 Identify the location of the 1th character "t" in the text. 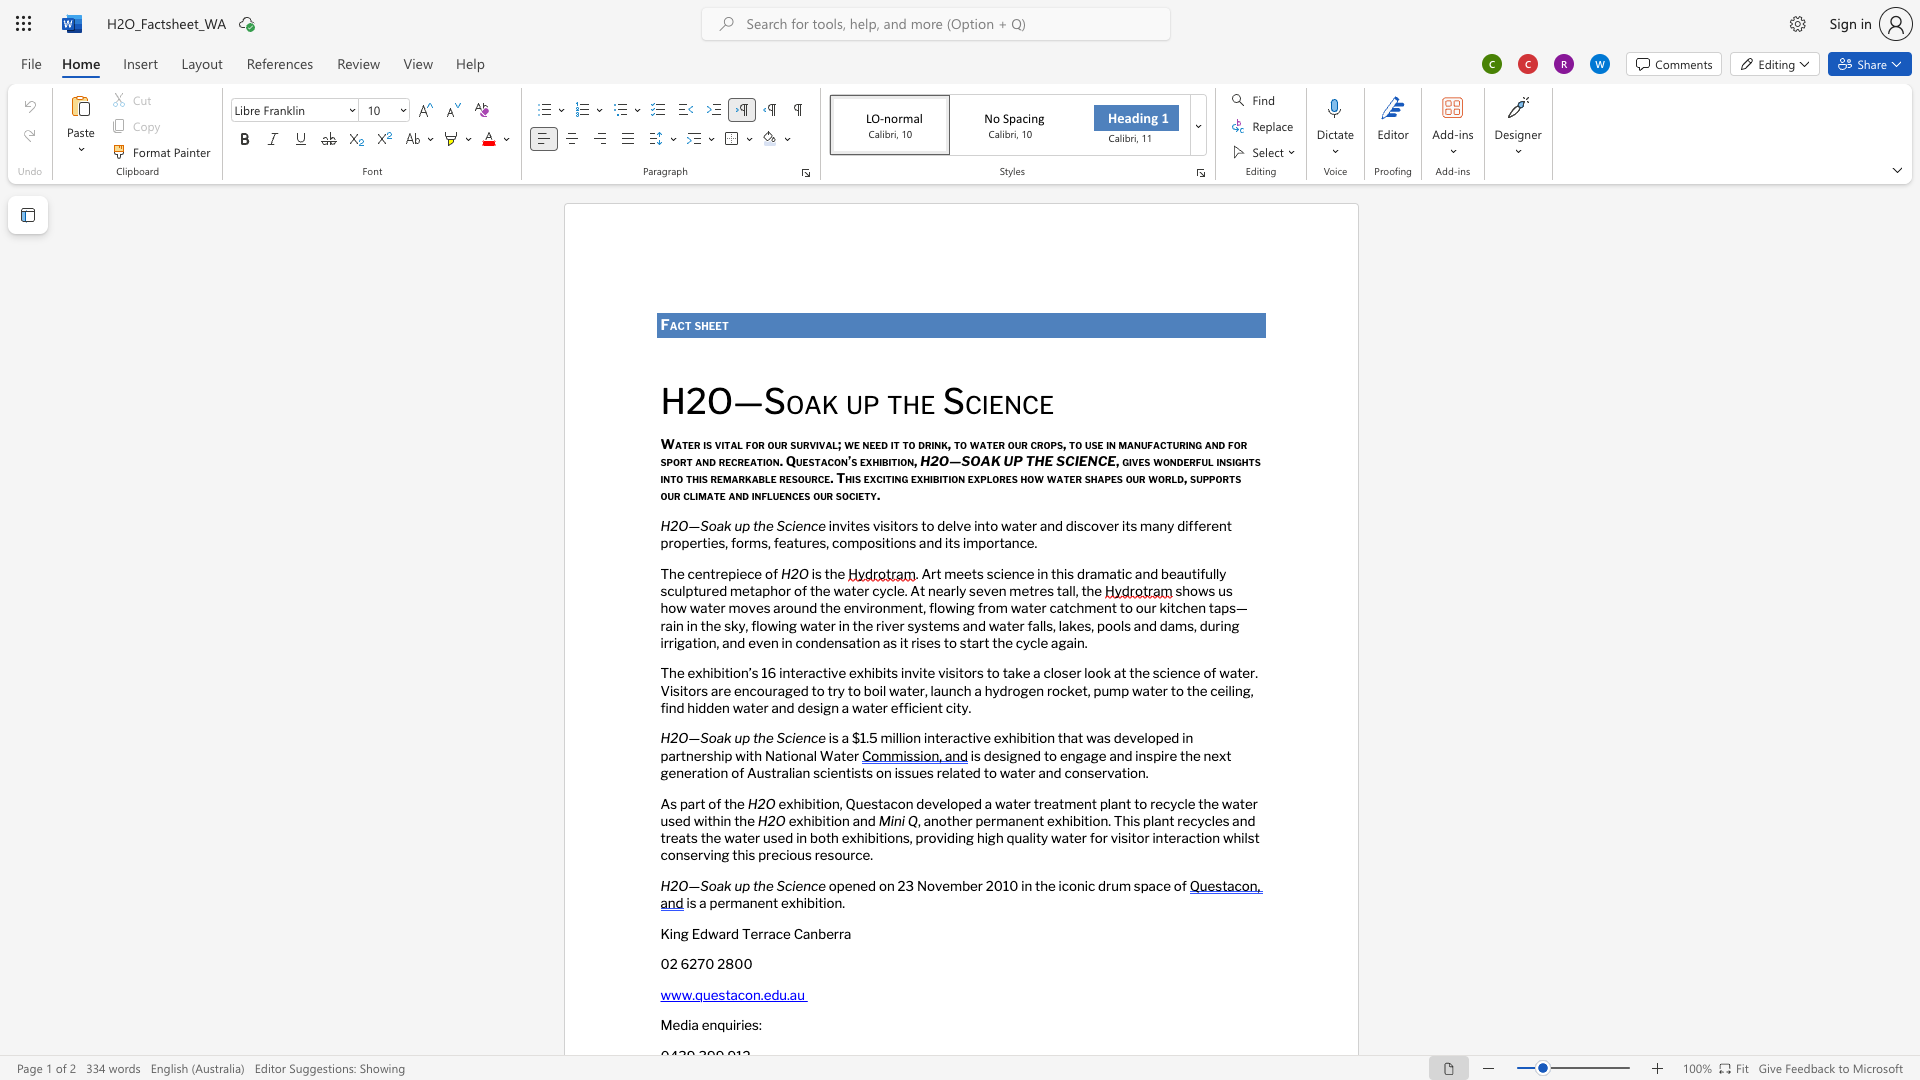
(949, 543).